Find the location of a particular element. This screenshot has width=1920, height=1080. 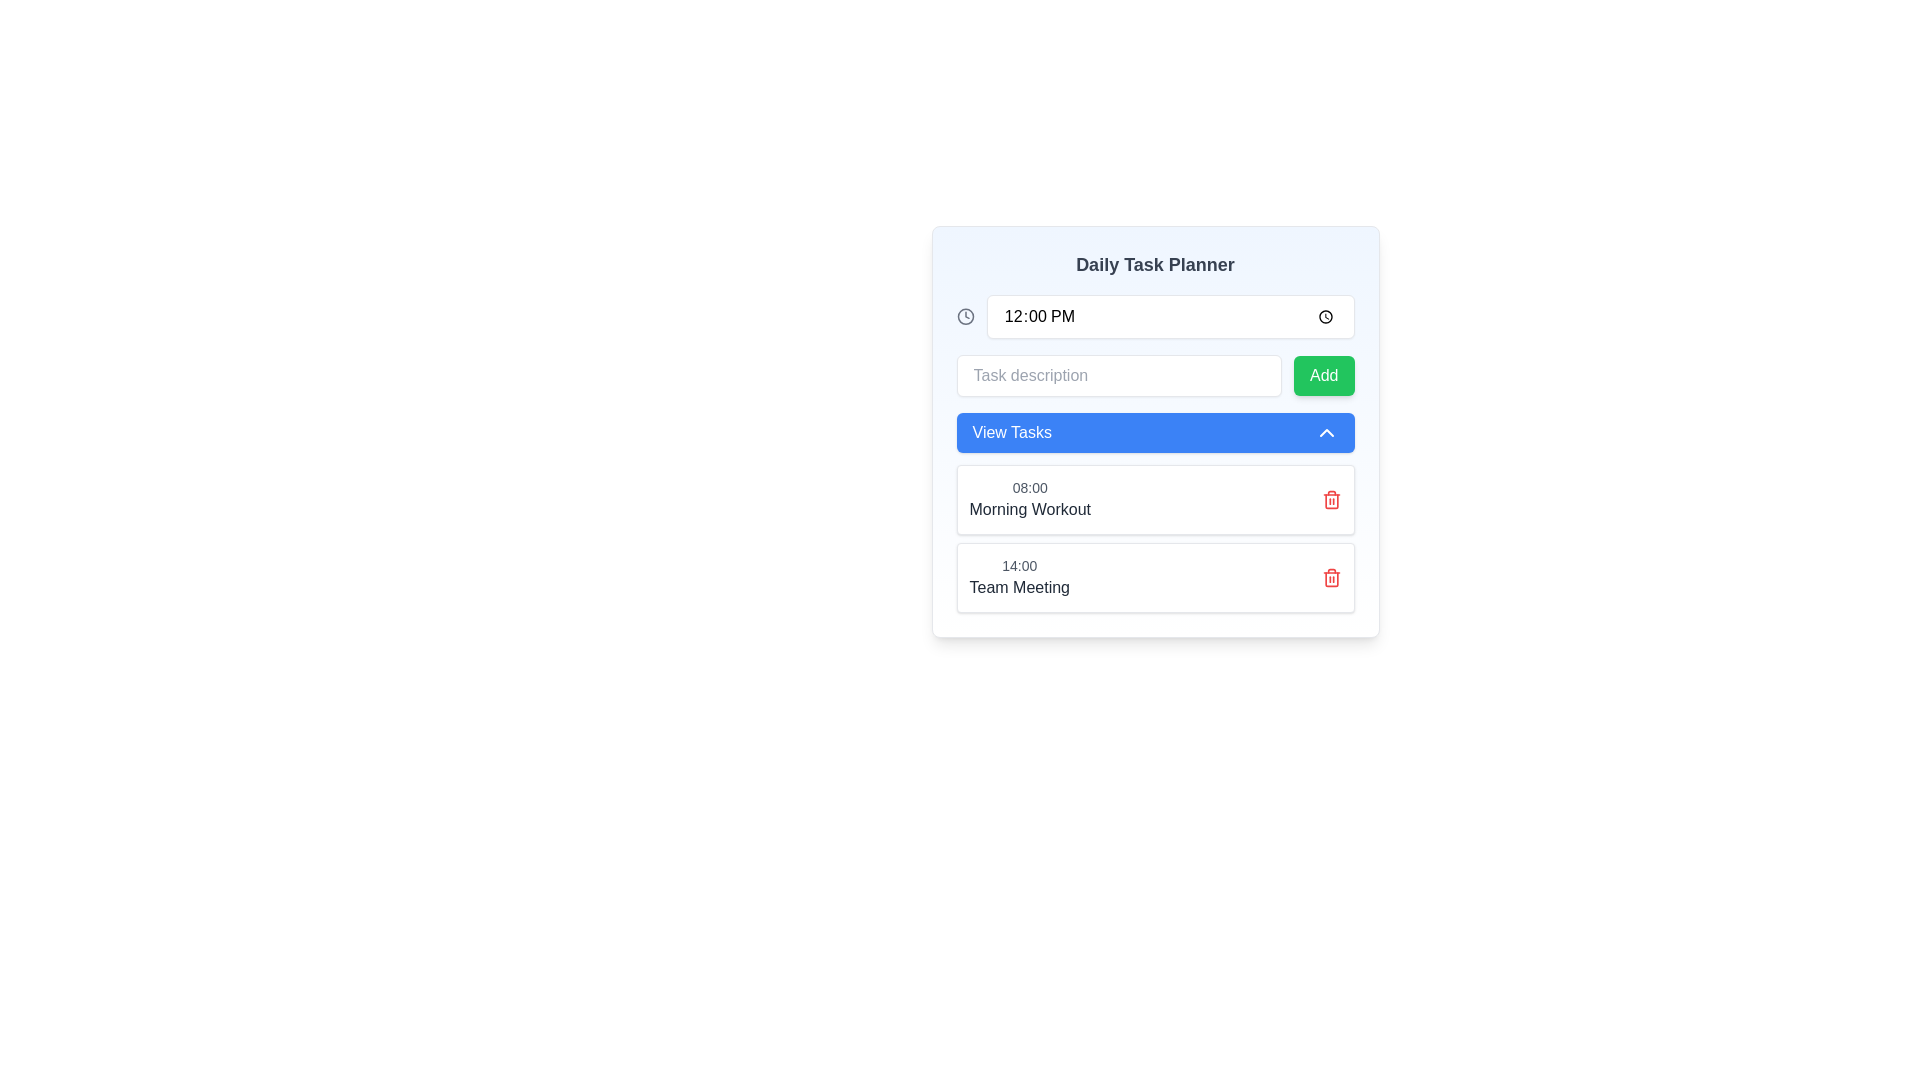

the blue button labeled 'View Tasks' located in the 'Daily Task Planner' card, positioned below the 'Add' button is located at coordinates (1155, 431).